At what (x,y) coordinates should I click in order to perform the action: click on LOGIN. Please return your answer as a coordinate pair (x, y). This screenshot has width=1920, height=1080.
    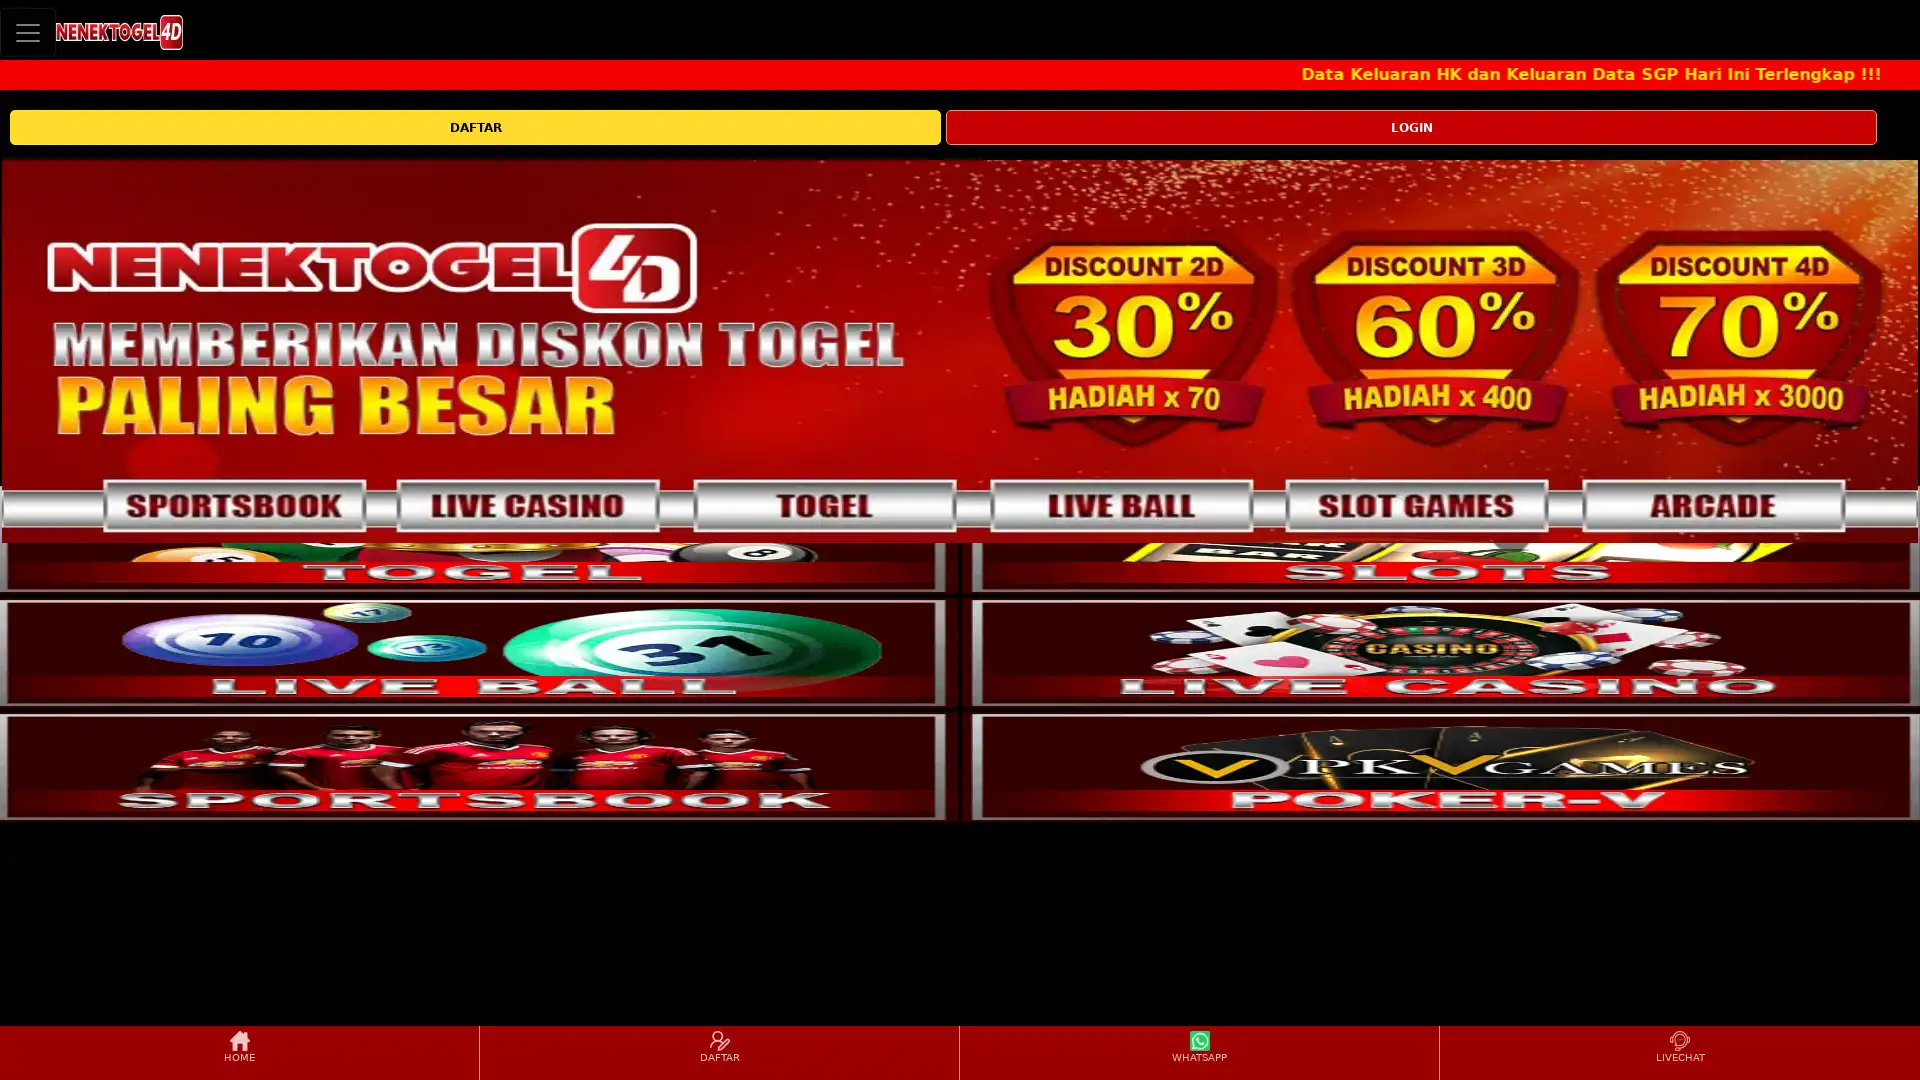
    Looking at the image, I should click on (1410, 127).